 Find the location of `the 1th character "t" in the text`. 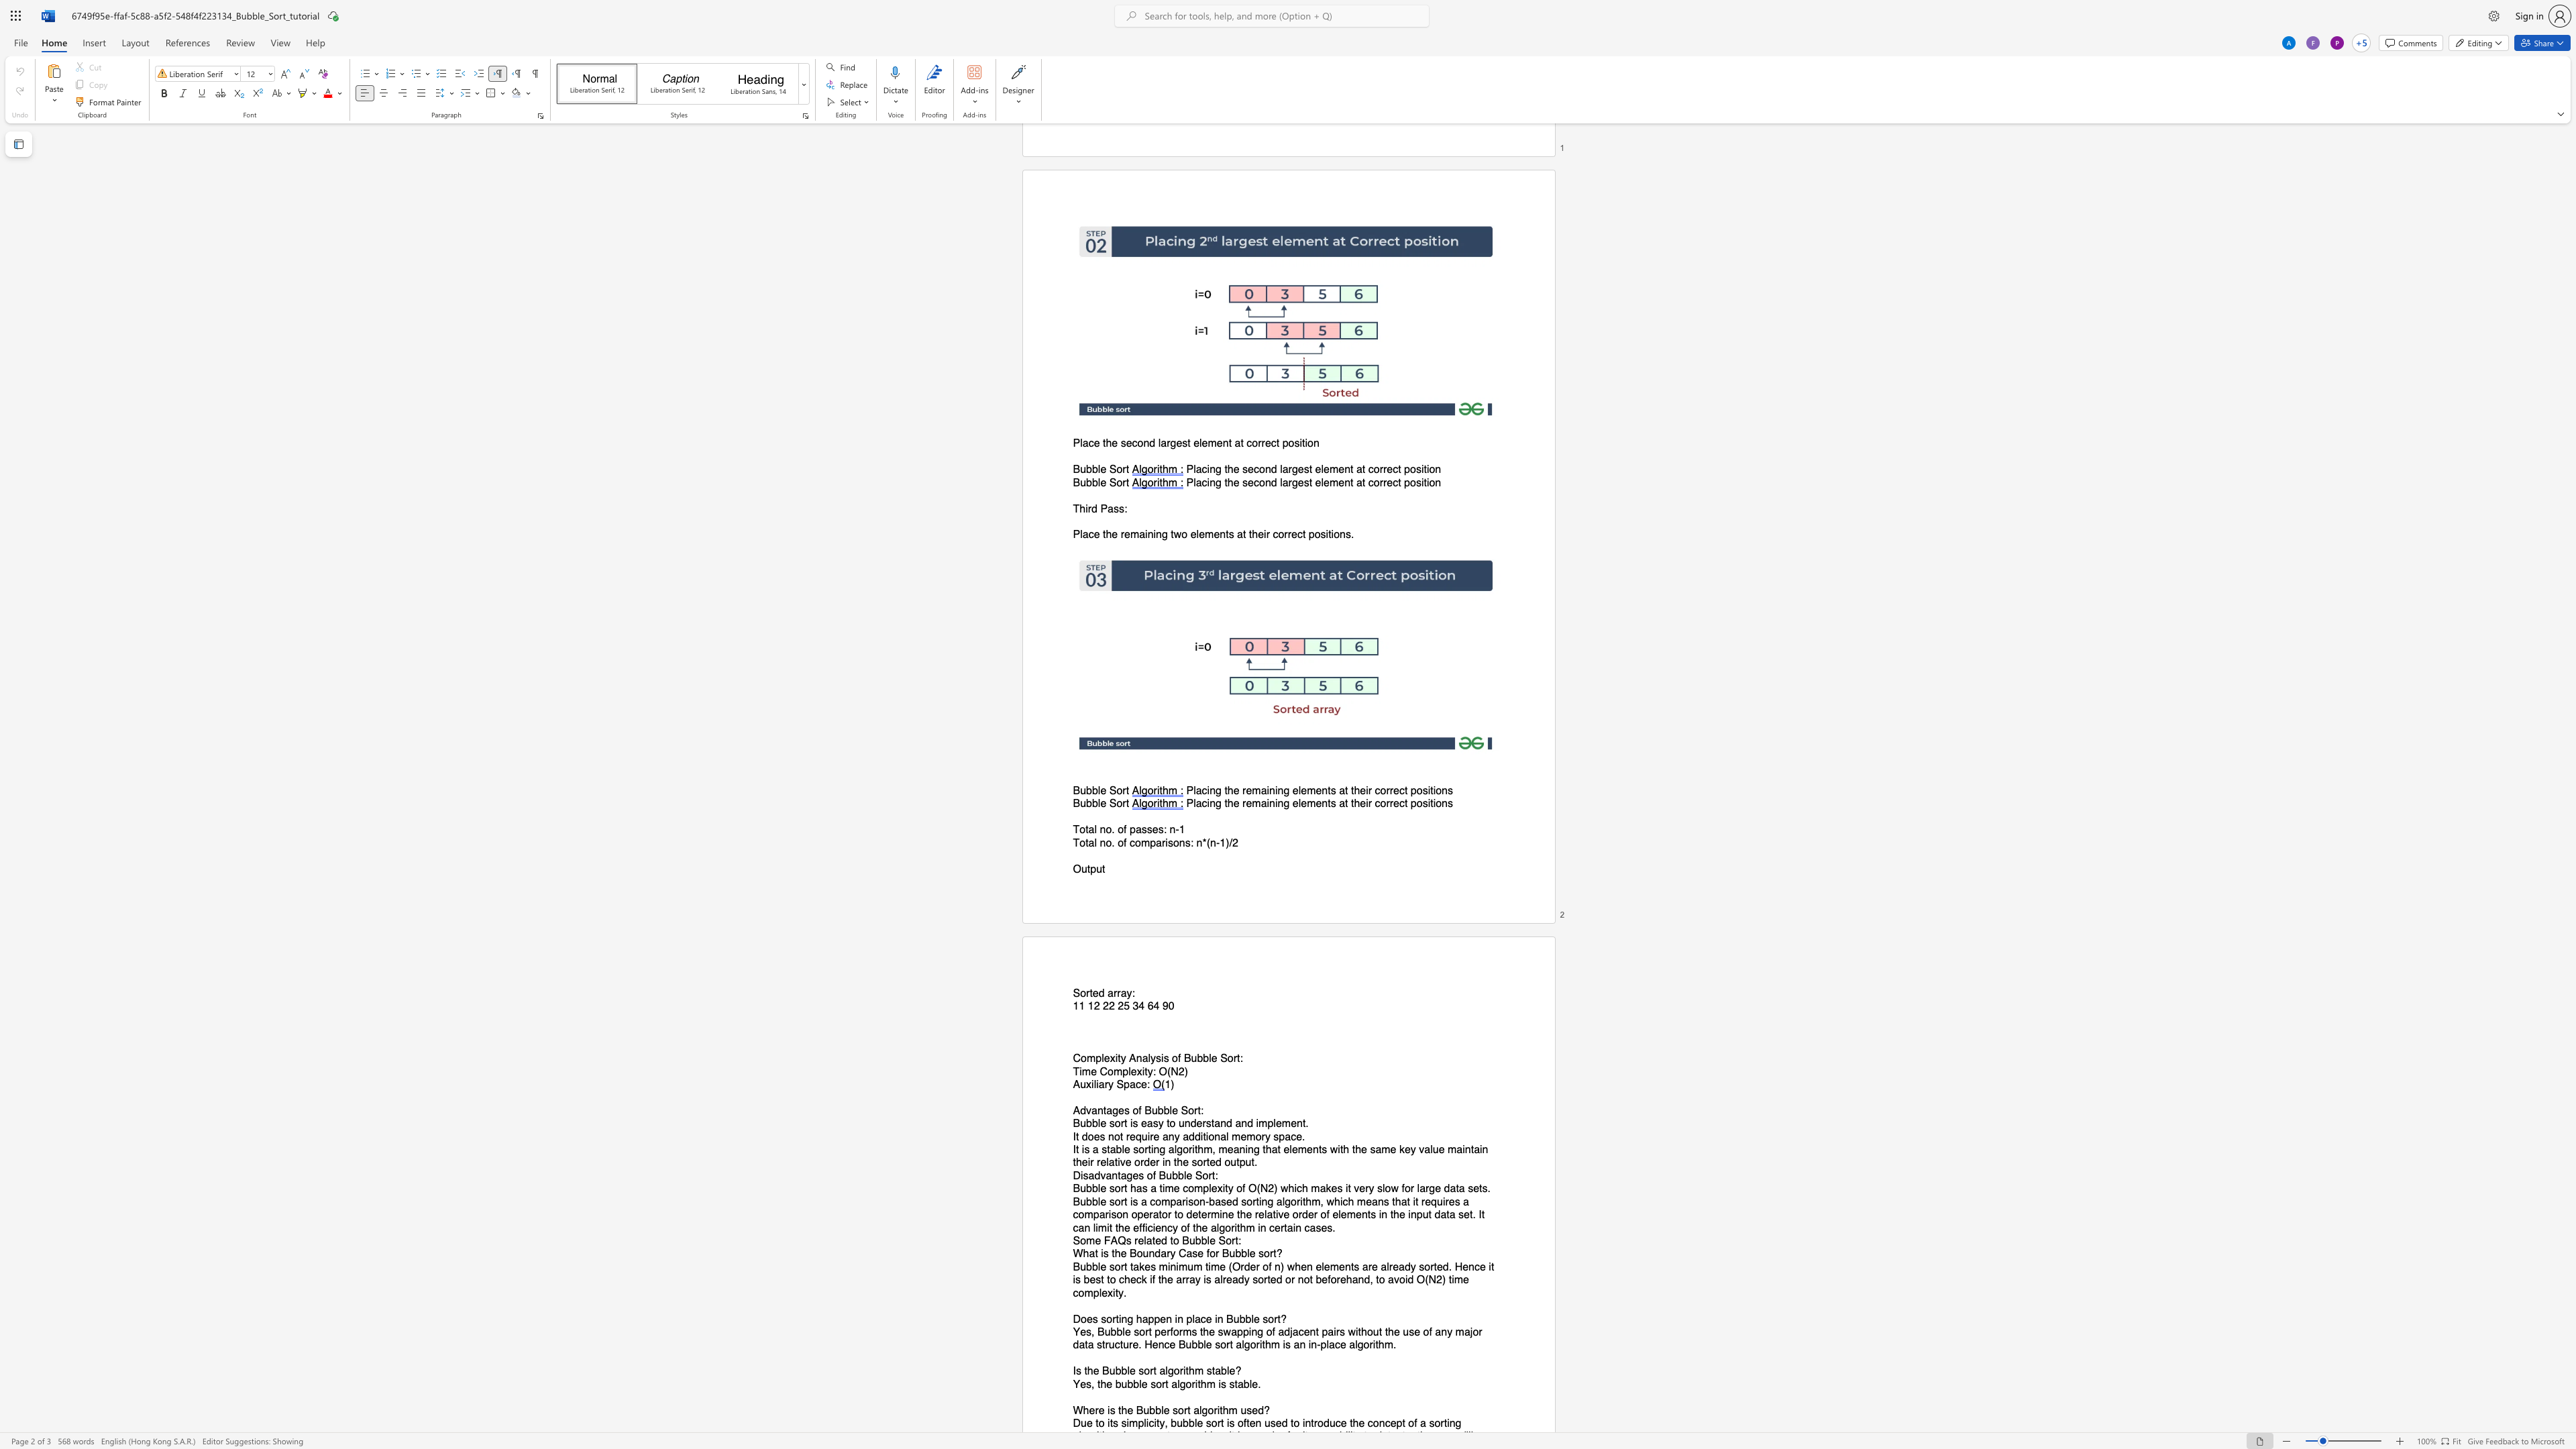

the 1th character "t" in the text is located at coordinates (1456, 1187).